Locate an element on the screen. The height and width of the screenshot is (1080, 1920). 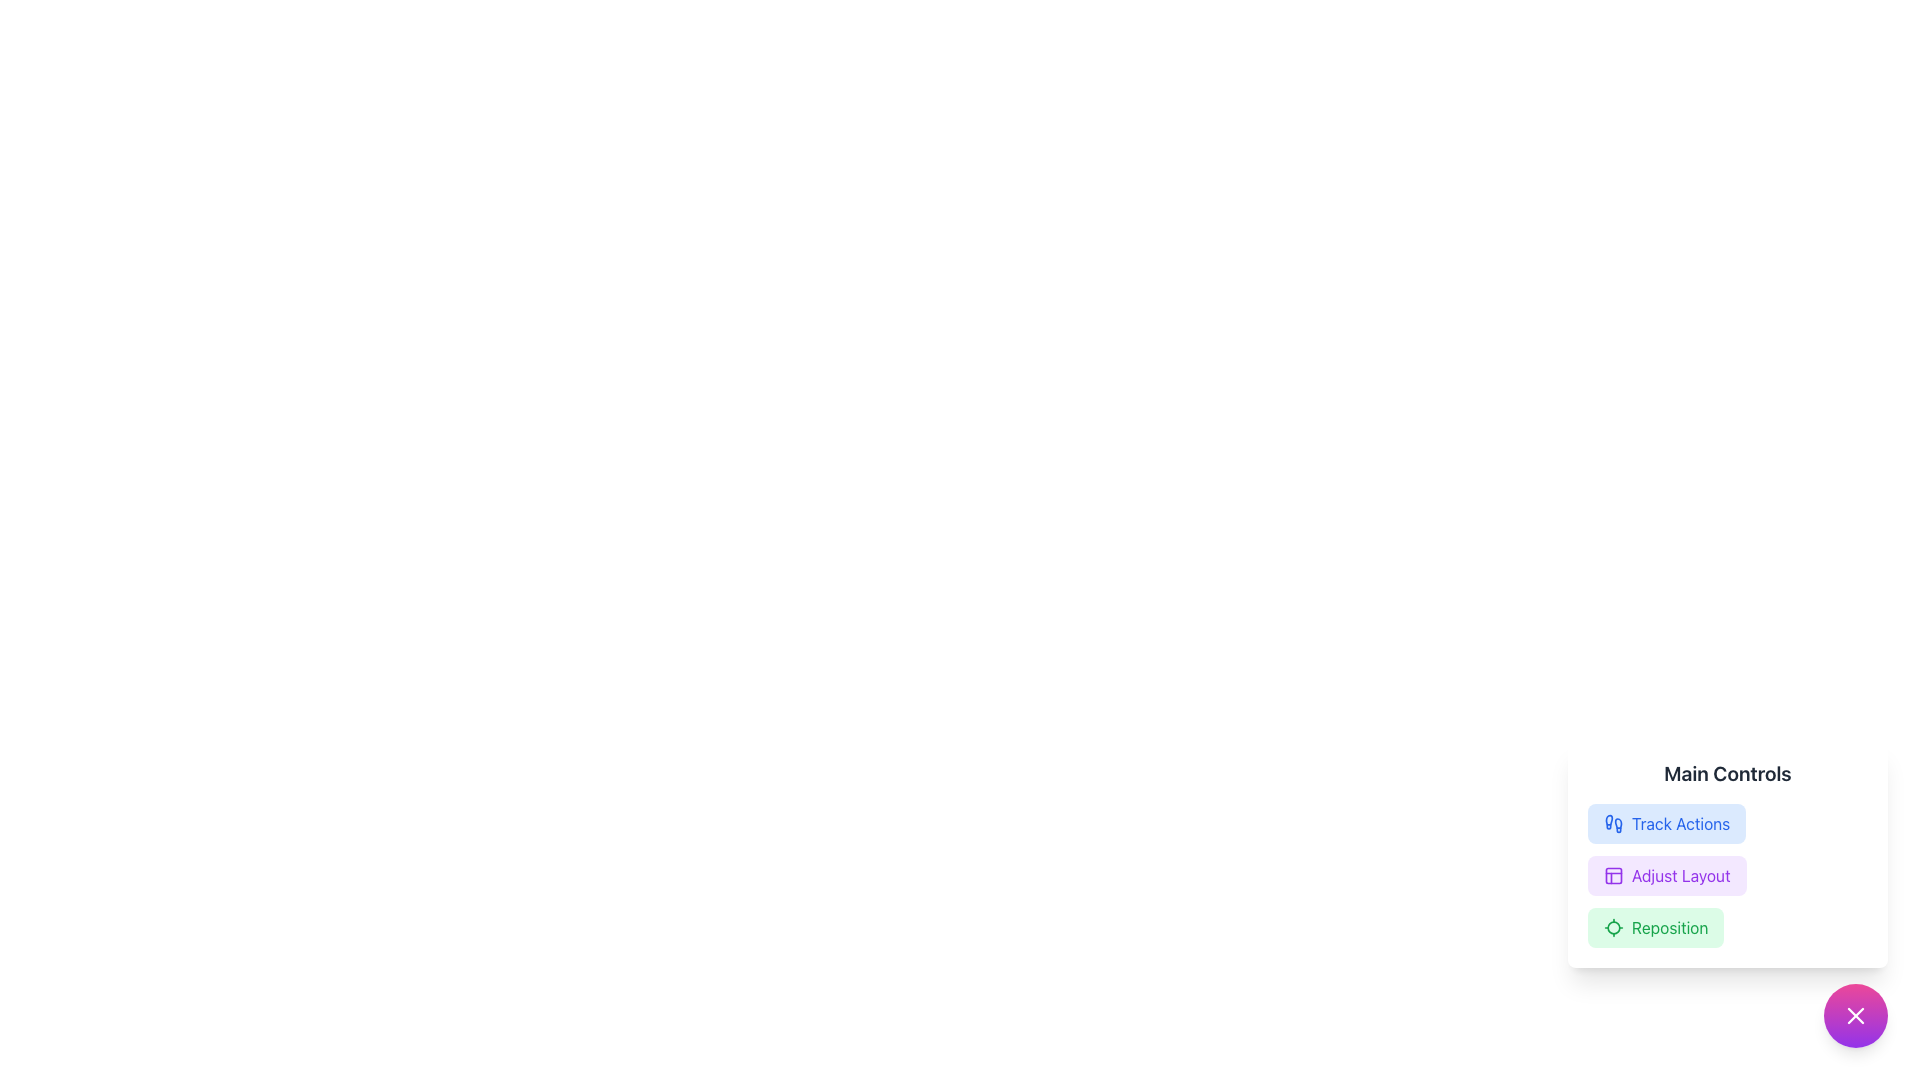
the 'Adjust Layout' button, which is the second button in the 'Main Controls' section is located at coordinates (1727, 853).